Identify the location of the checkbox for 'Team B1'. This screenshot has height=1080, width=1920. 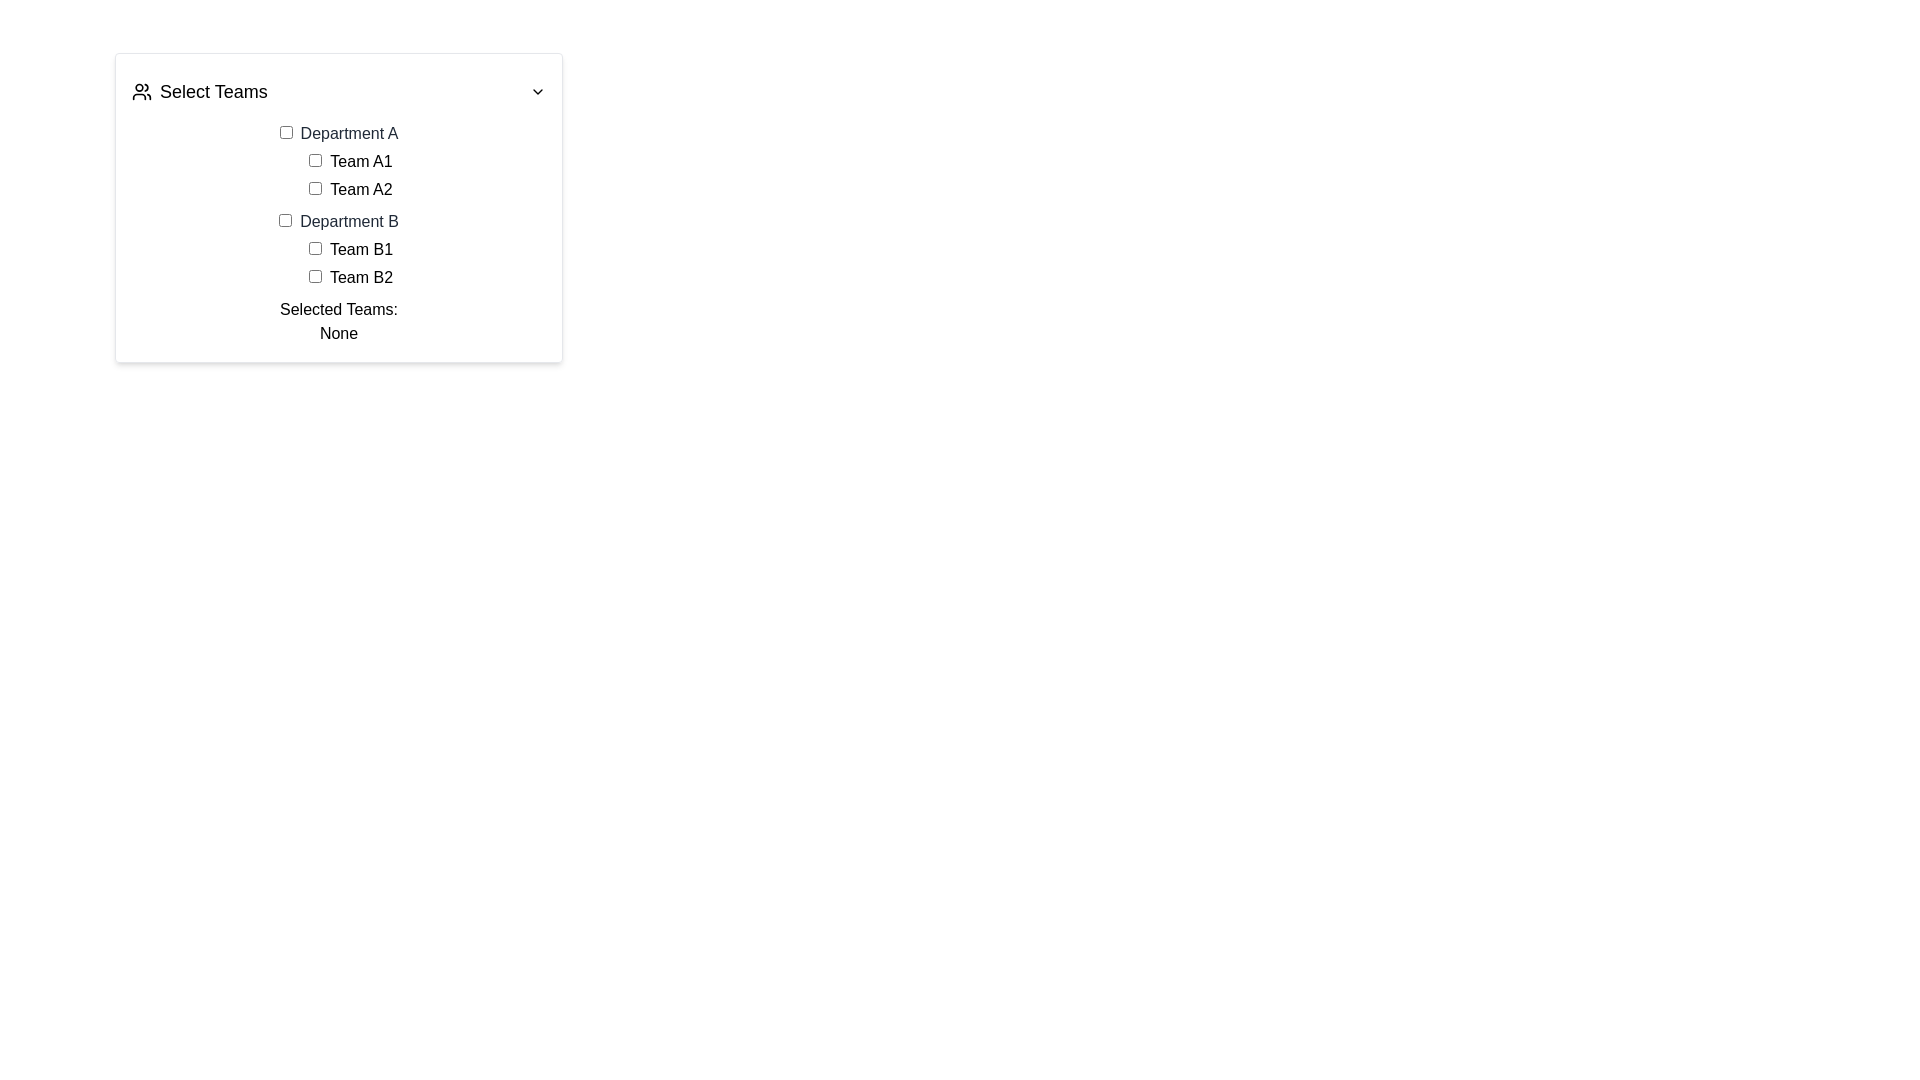
(314, 247).